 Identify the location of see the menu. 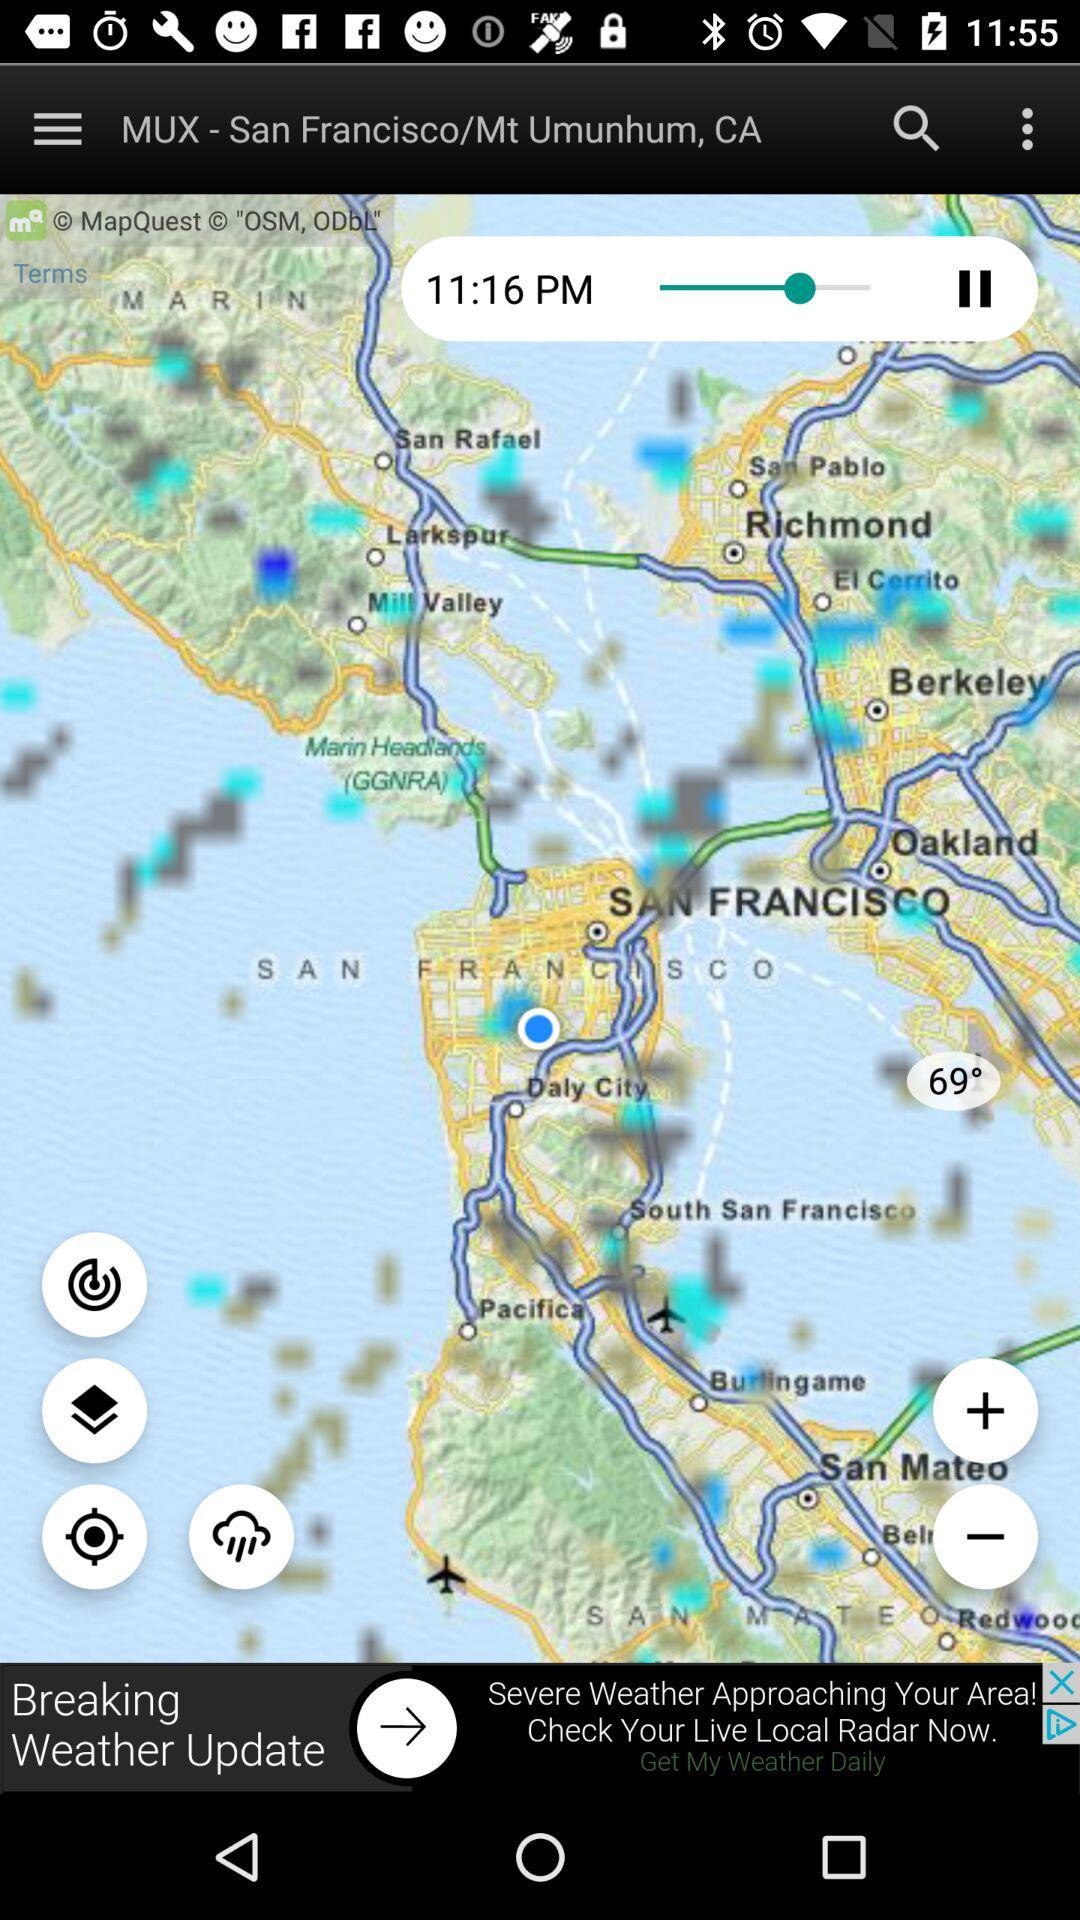
(94, 1409).